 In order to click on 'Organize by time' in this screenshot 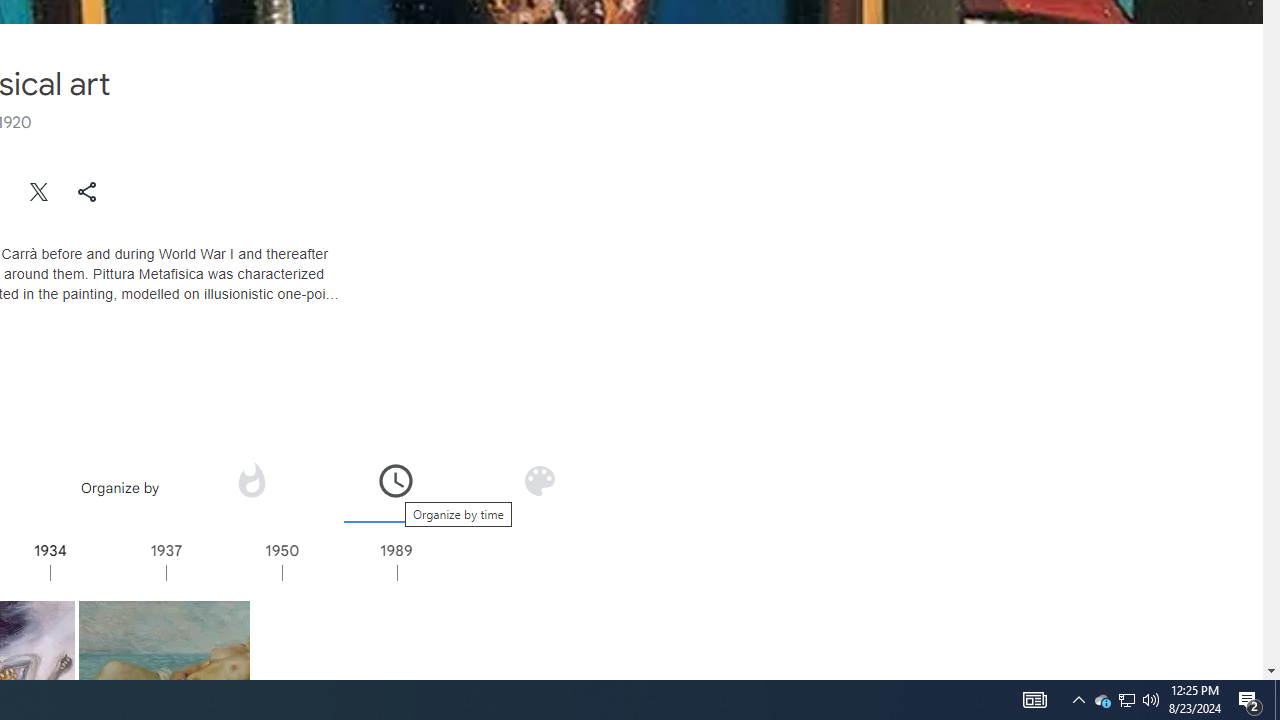, I will do `click(395, 480)`.